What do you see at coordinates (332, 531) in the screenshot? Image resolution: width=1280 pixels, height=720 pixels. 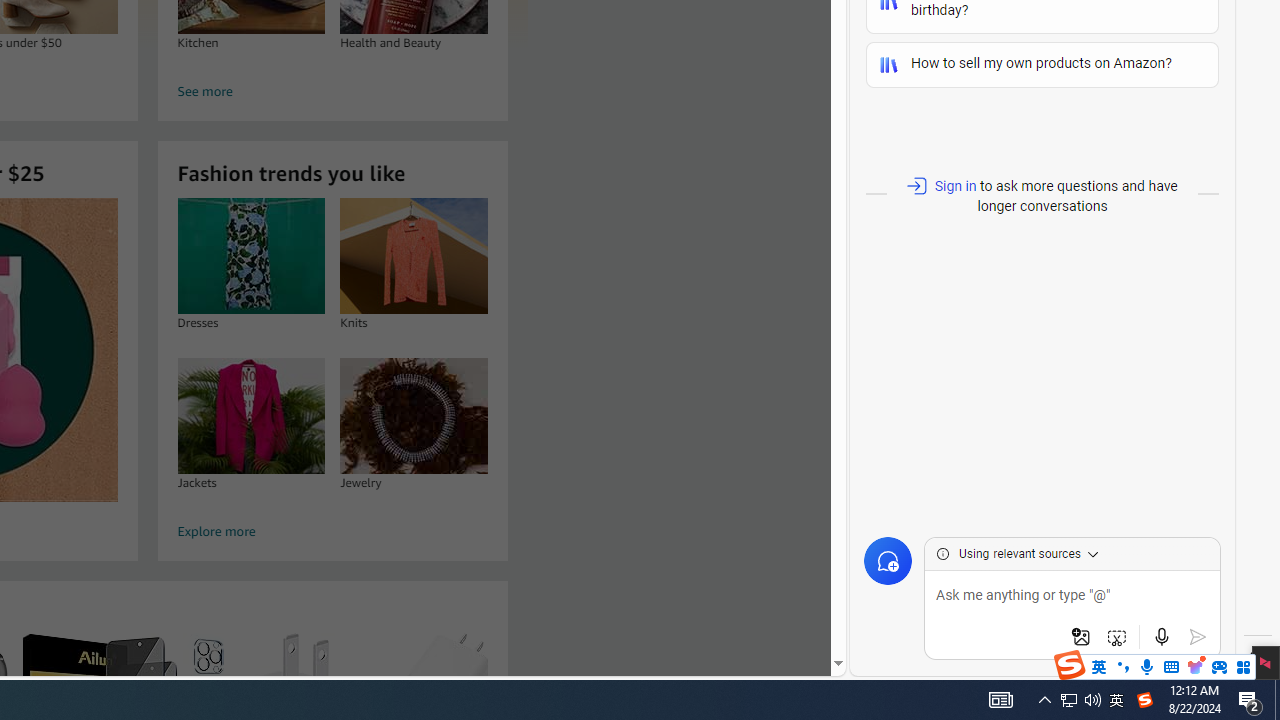 I see `'Explore more'` at bounding box center [332, 531].